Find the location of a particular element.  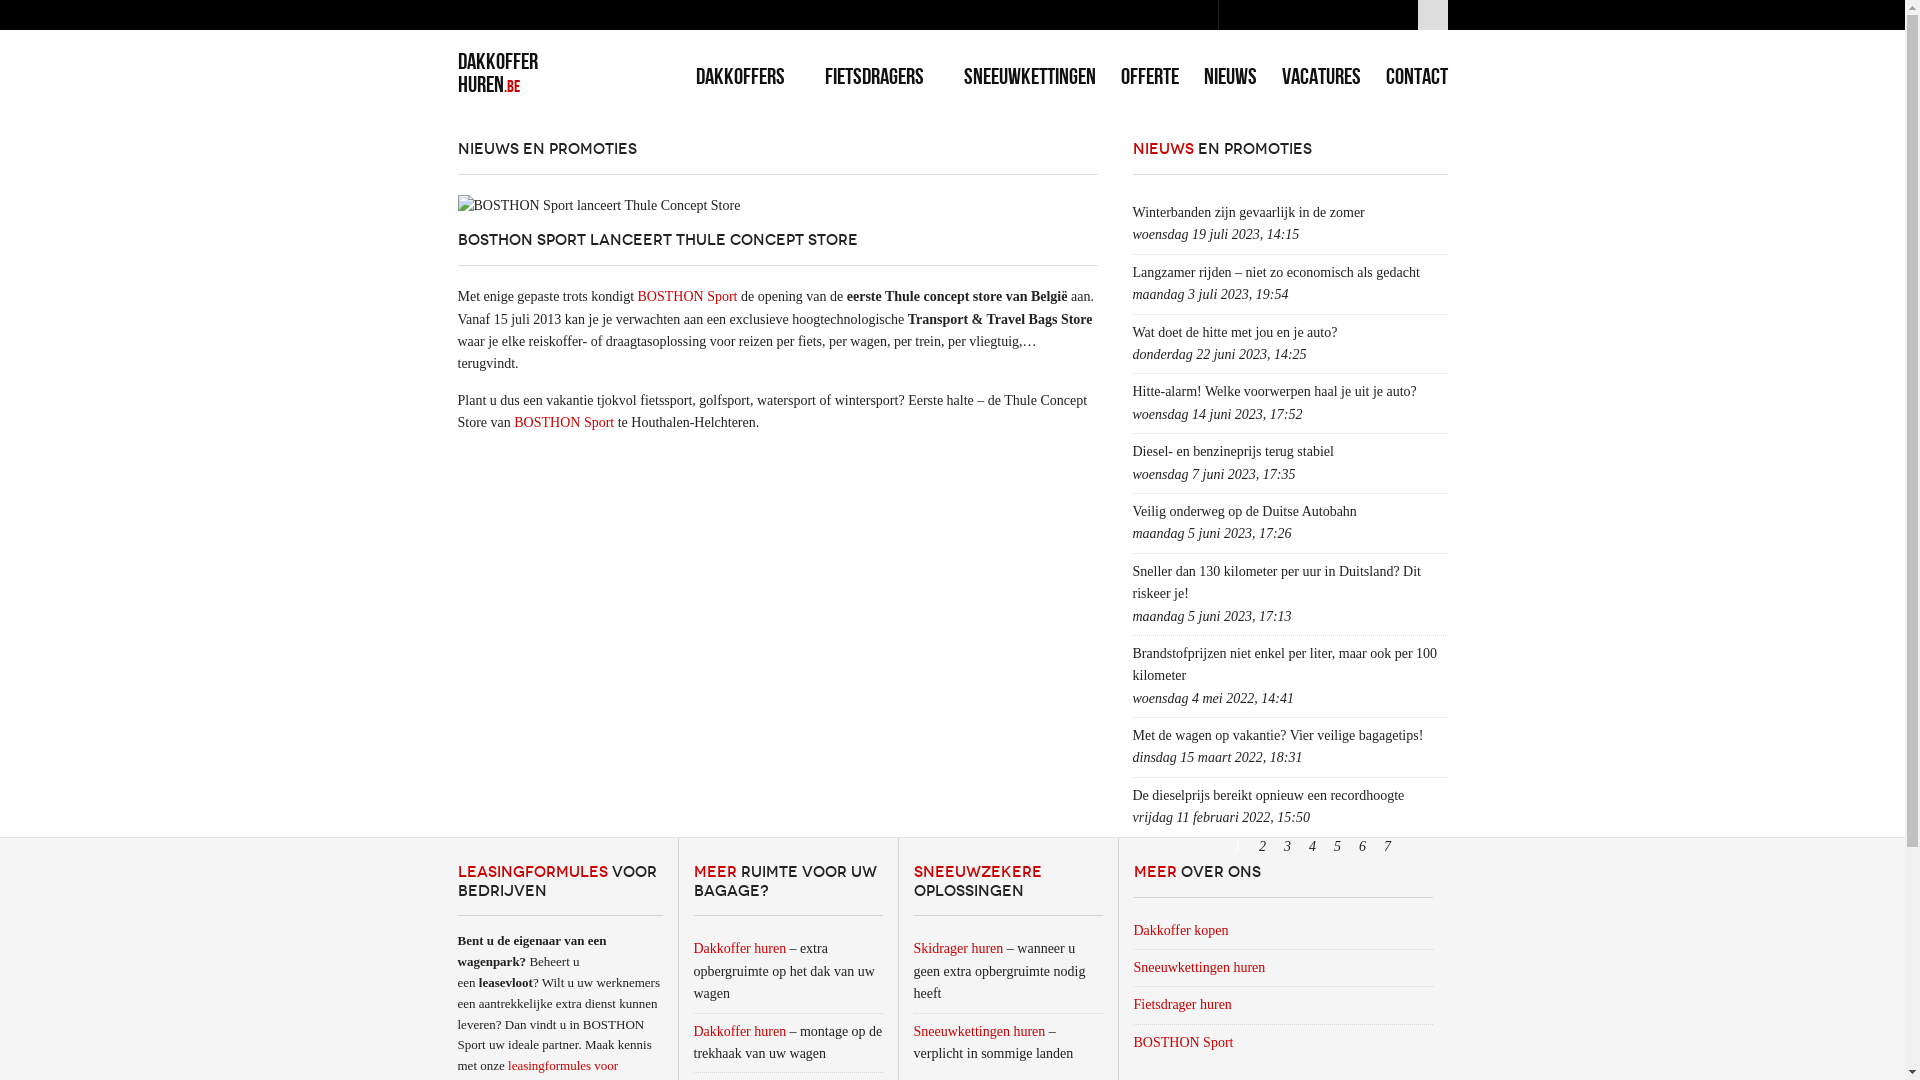

'SNEEUWKETTINGEN' is located at coordinates (1030, 75).